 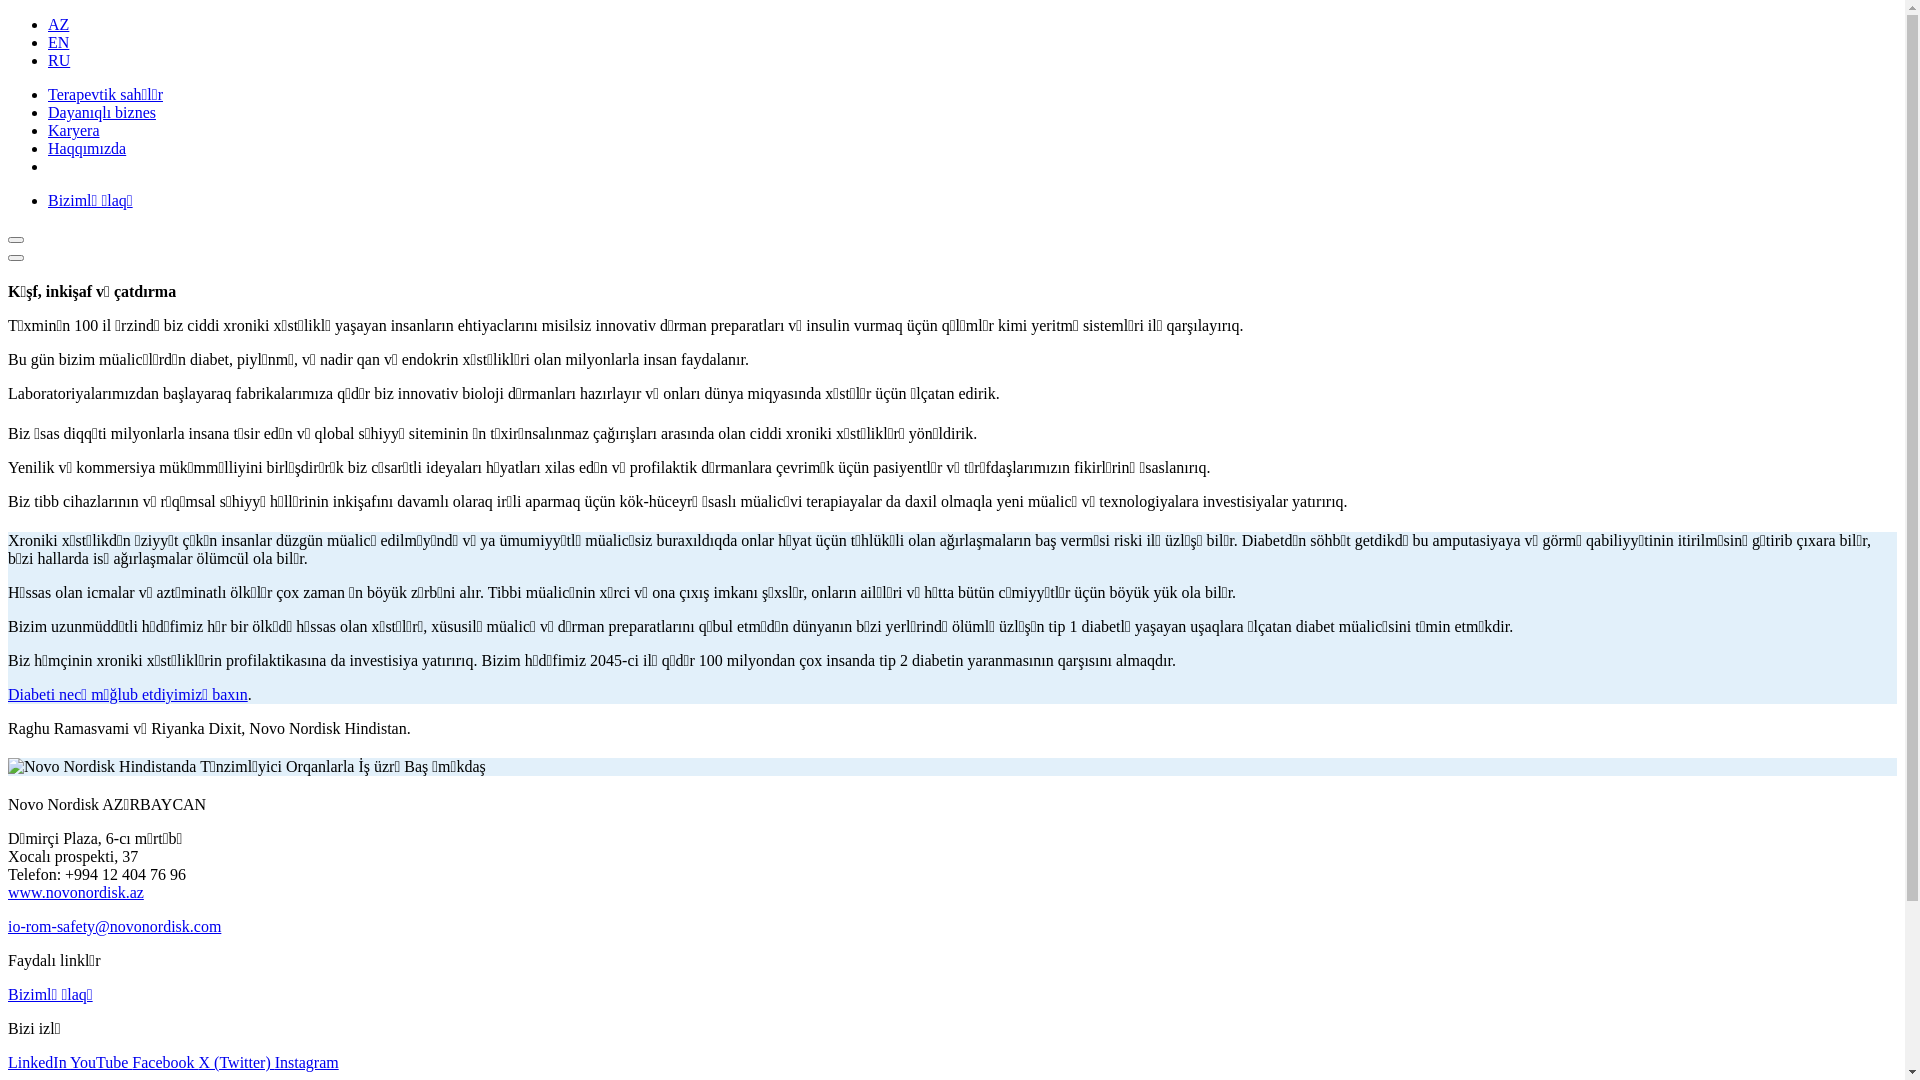 I want to click on 'AZ', so click(x=48, y=24).